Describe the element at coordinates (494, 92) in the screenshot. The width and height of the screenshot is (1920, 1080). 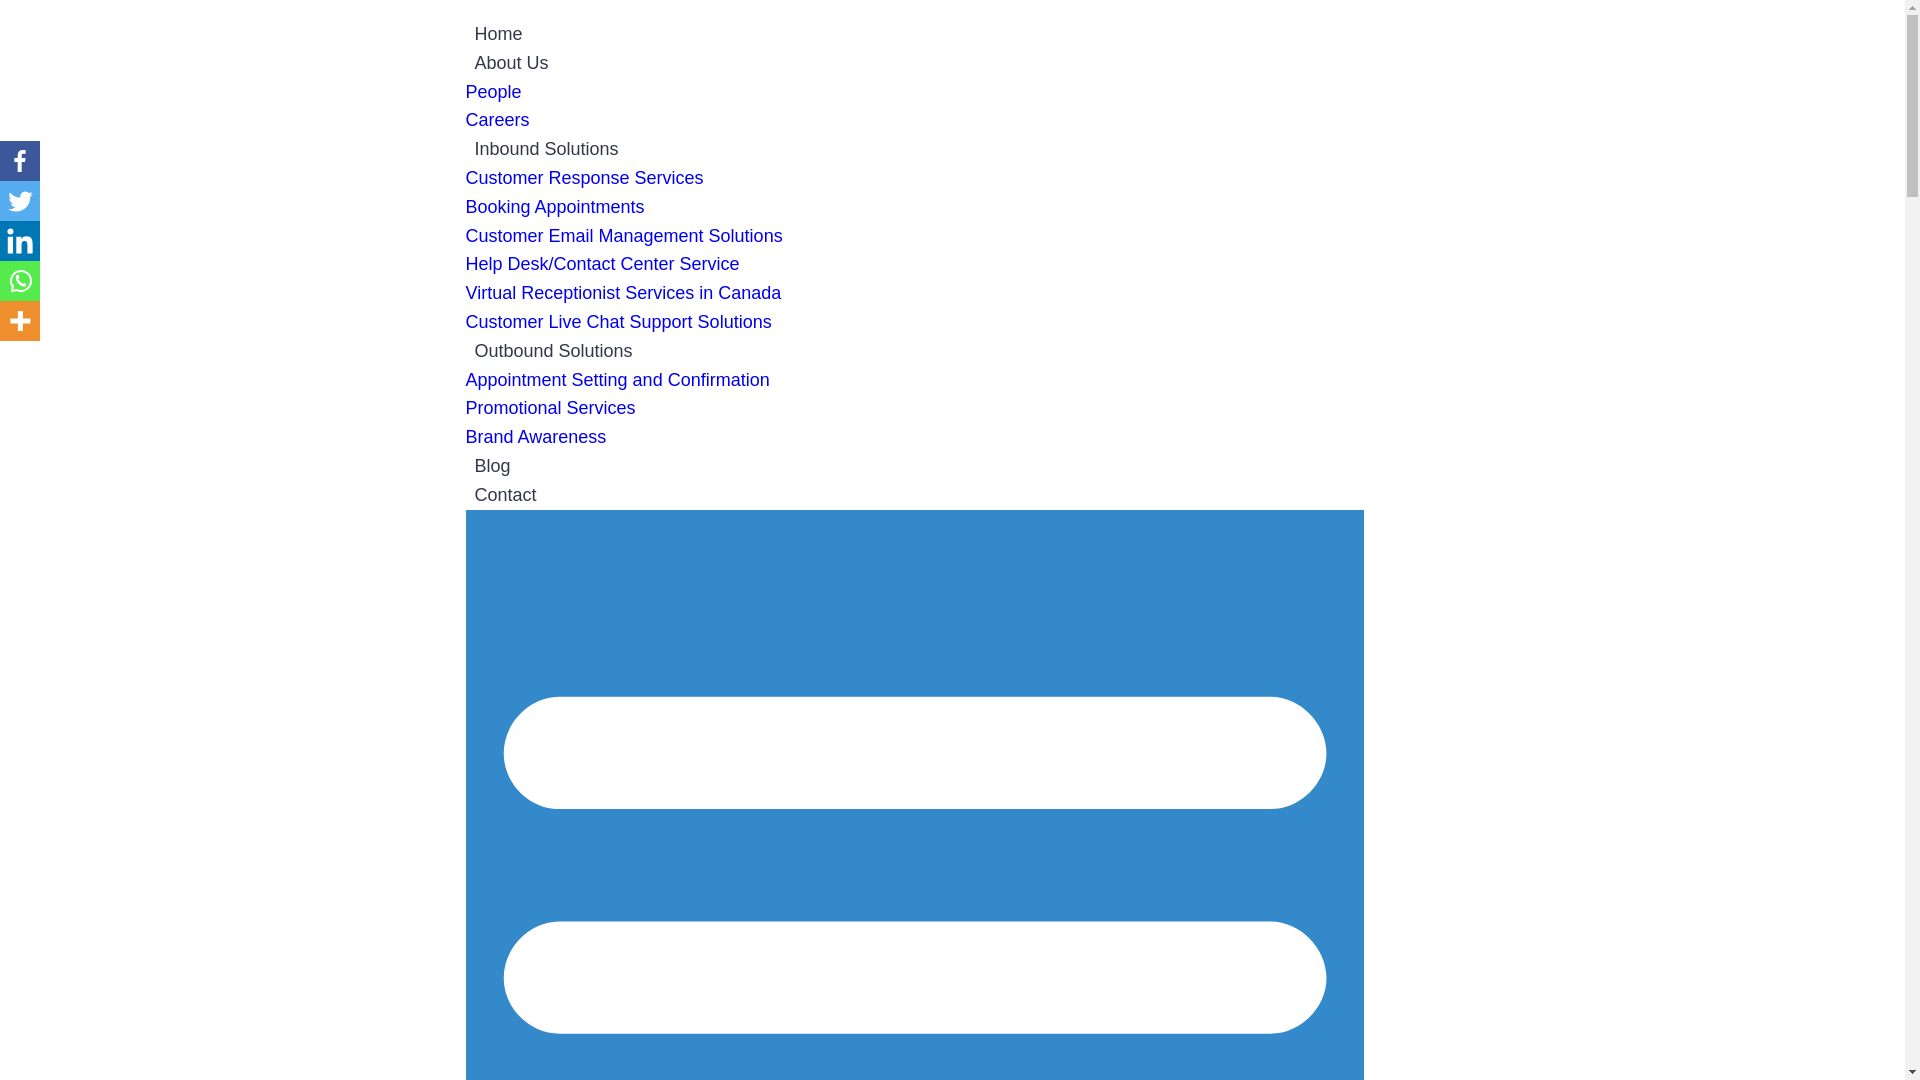
I see `'People'` at that location.